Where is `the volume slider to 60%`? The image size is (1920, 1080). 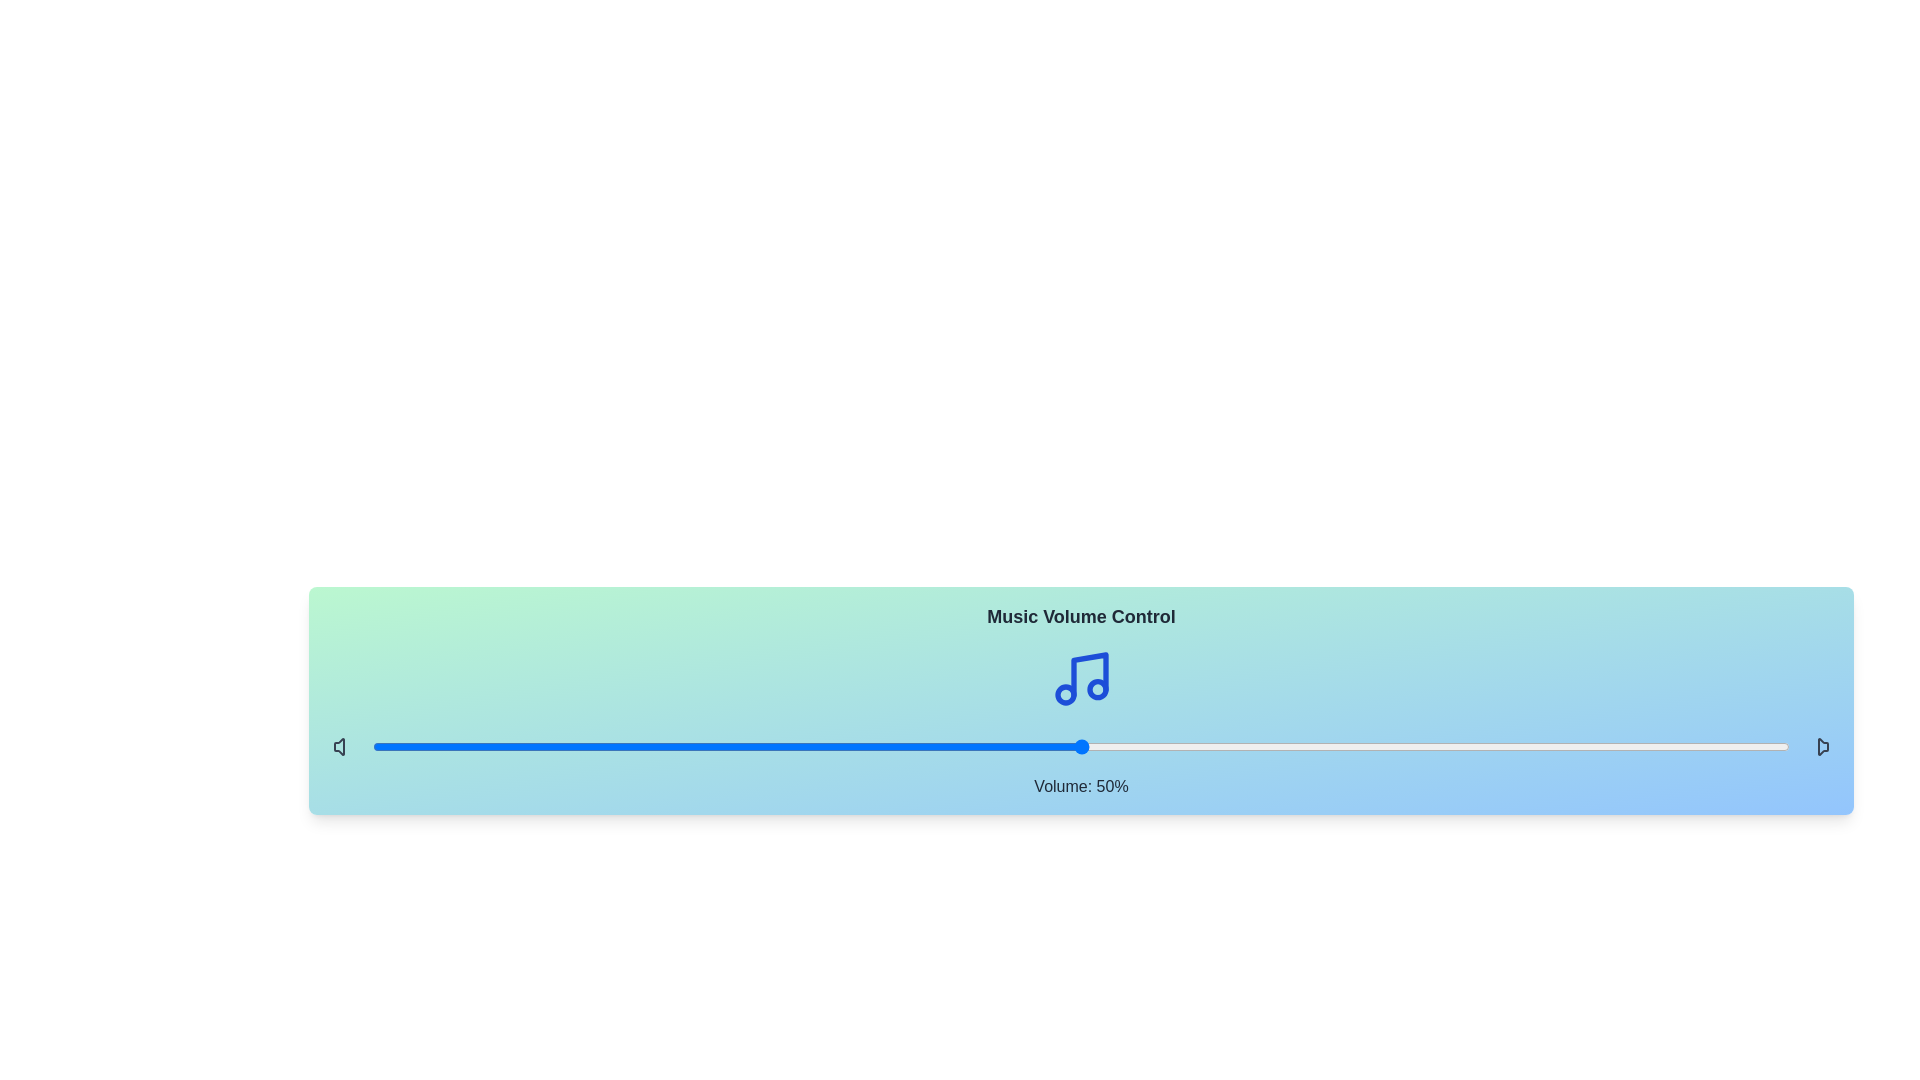 the volume slider to 60% is located at coordinates (1222, 747).